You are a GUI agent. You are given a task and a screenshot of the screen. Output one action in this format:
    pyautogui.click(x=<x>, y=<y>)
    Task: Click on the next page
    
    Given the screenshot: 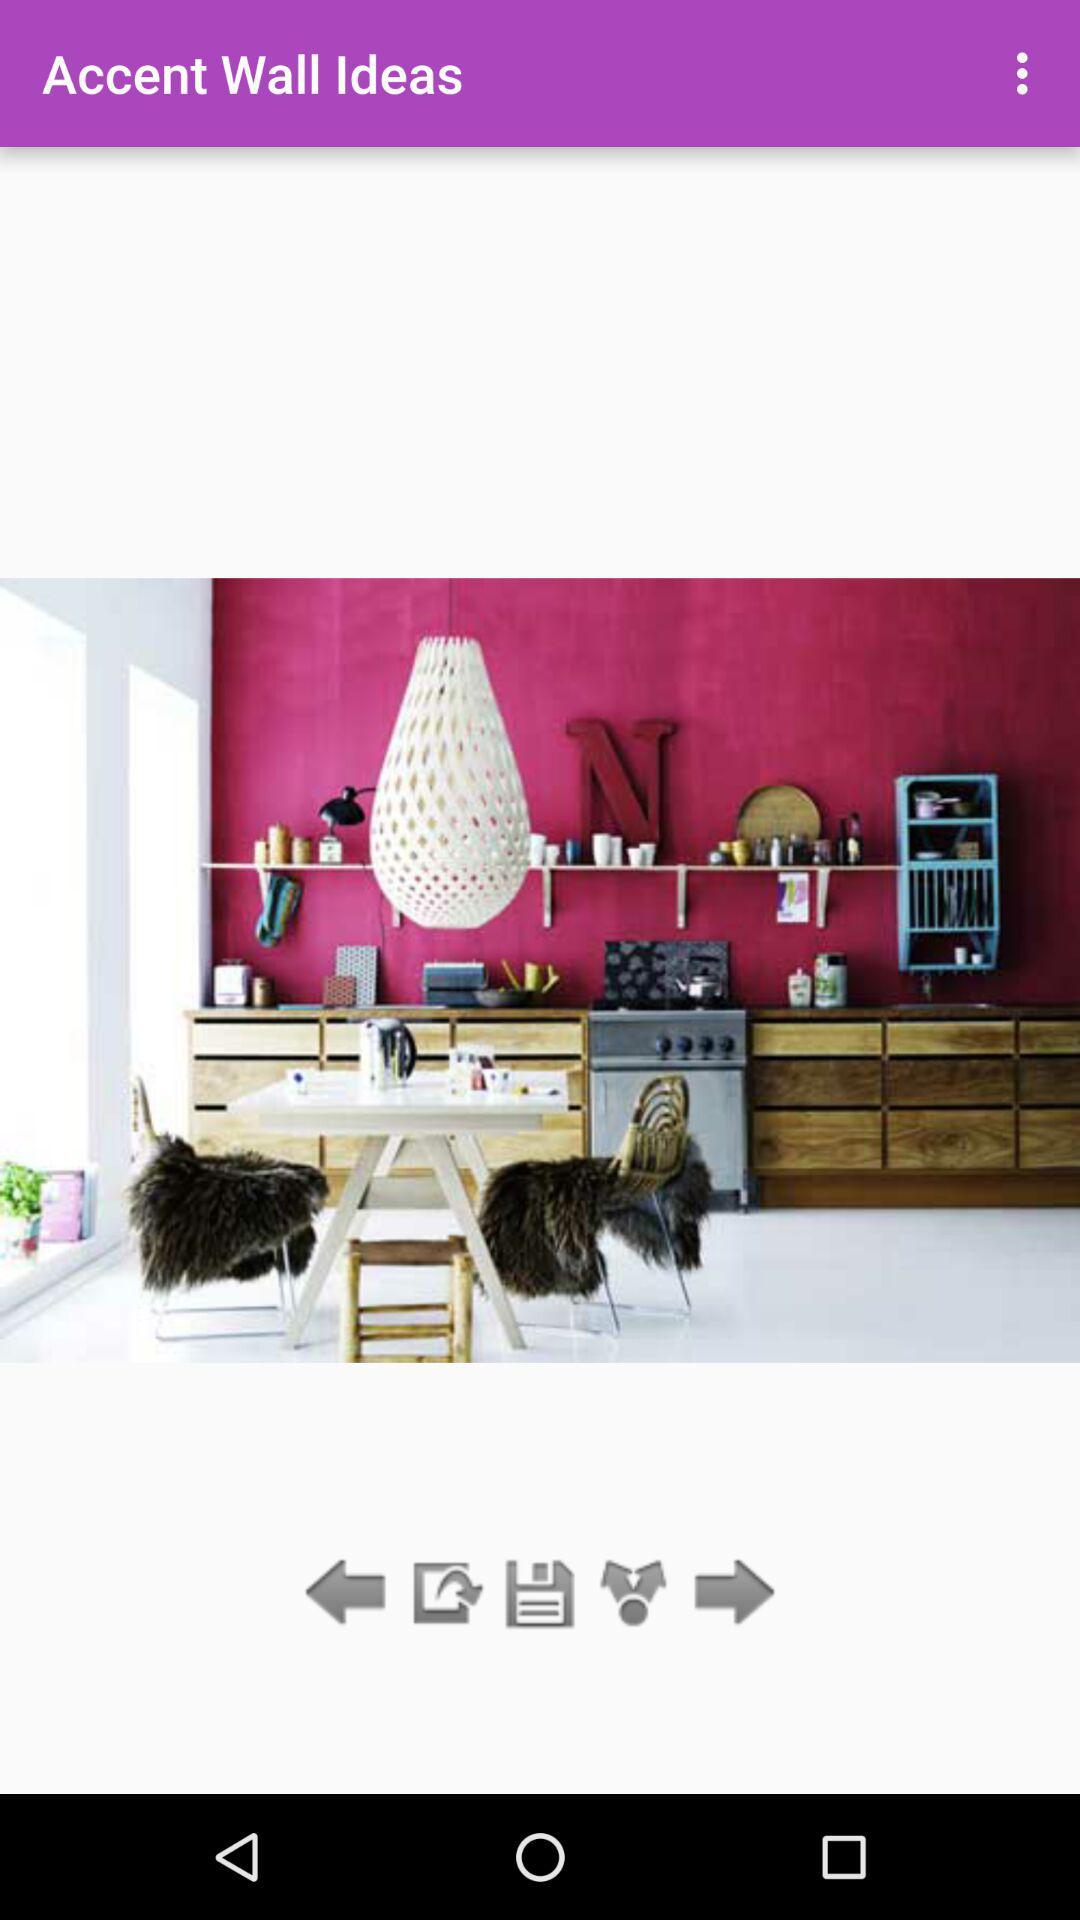 What is the action you would take?
    pyautogui.click(x=729, y=1593)
    